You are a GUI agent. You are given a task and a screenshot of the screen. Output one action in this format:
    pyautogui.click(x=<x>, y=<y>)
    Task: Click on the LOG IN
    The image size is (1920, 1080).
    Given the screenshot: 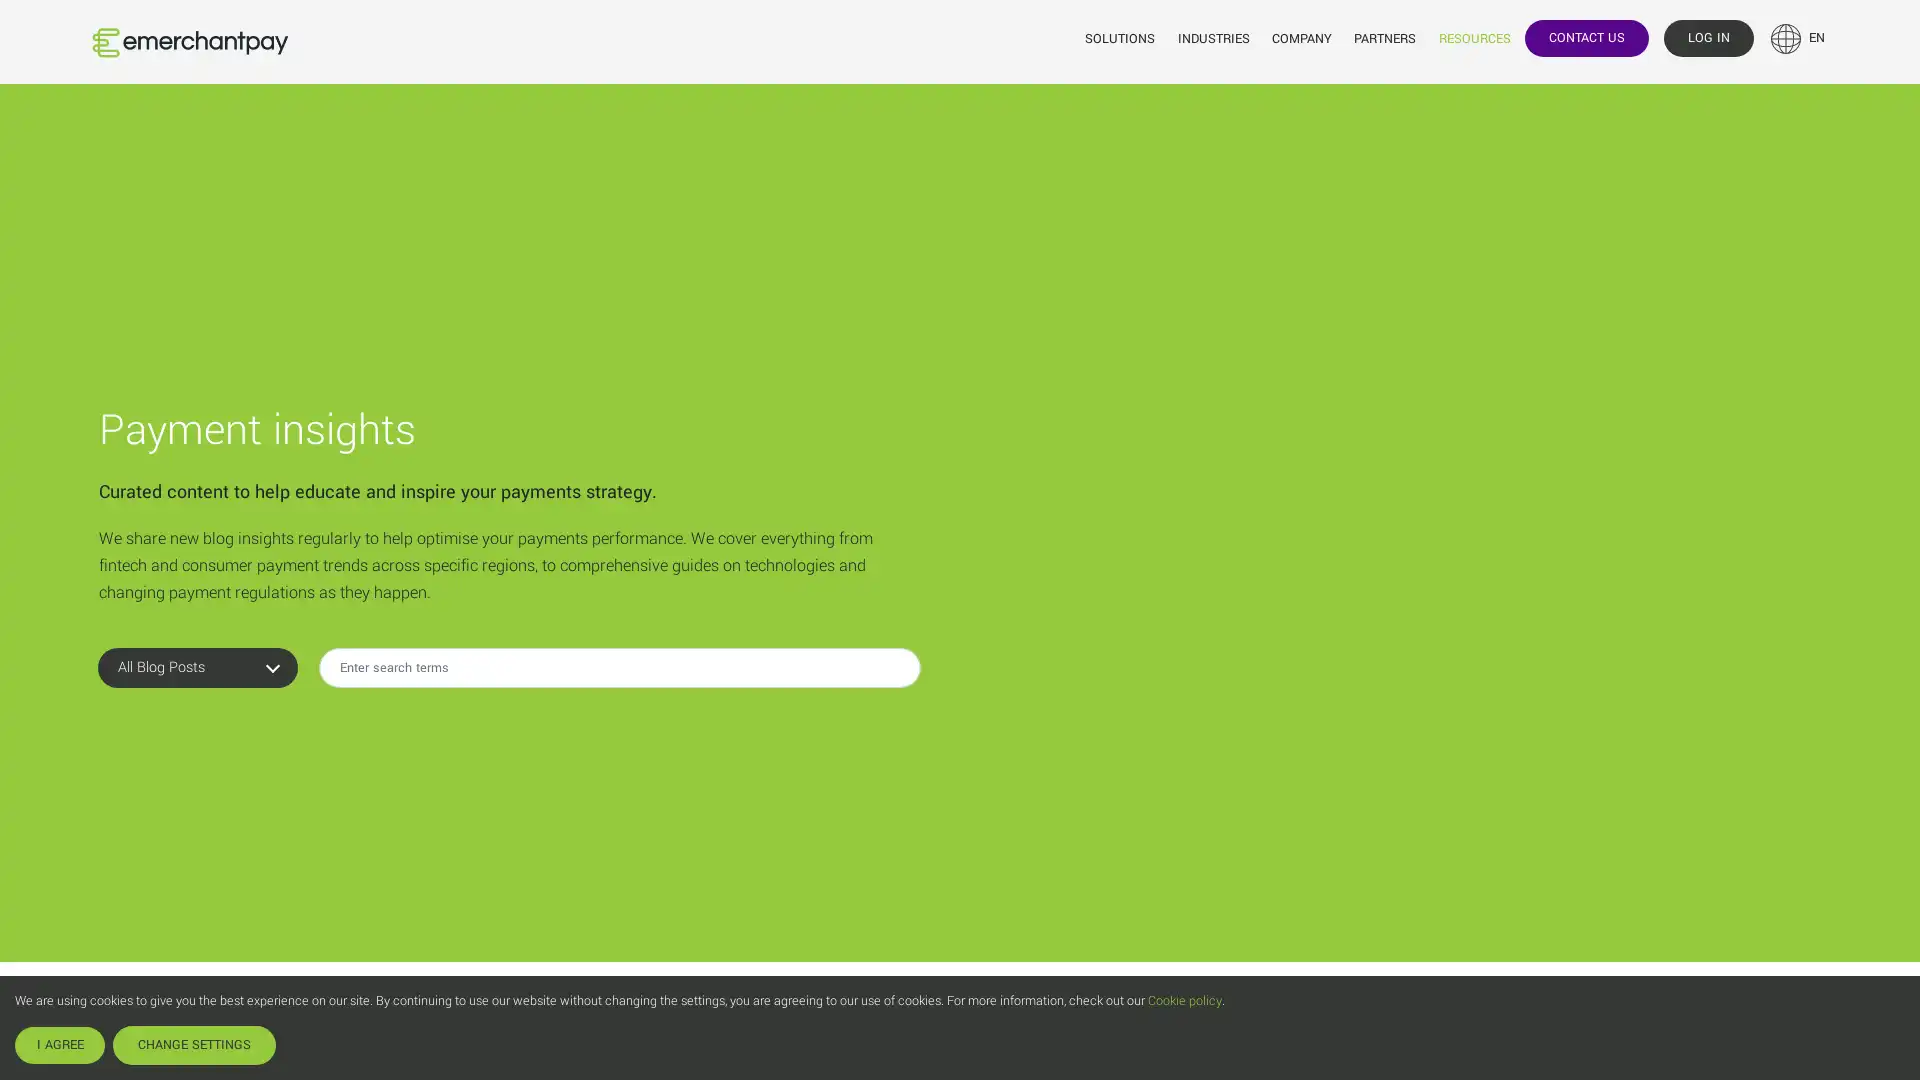 What is the action you would take?
    pyautogui.click(x=1707, y=37)
    